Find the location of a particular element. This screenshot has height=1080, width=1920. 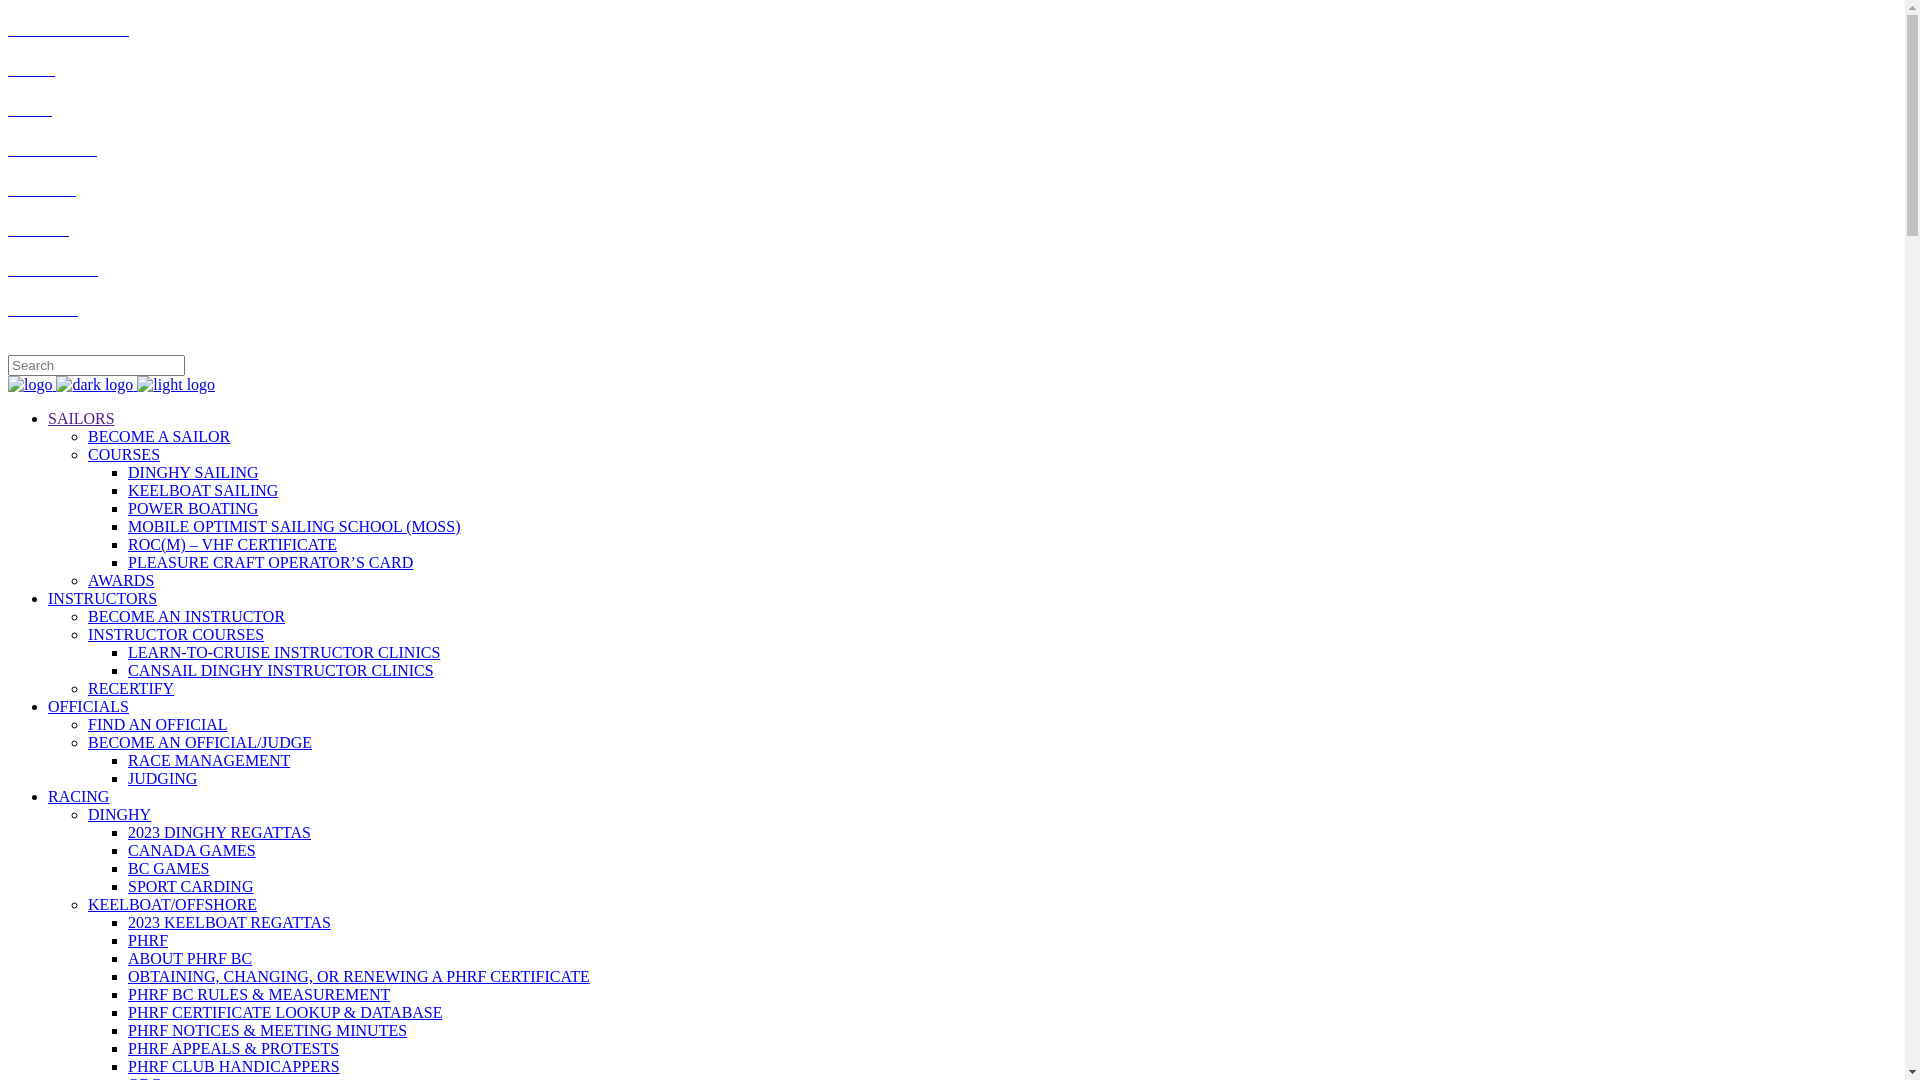

'KEELBOAT/OFFSHORE' is located at coordinates (172, 904).